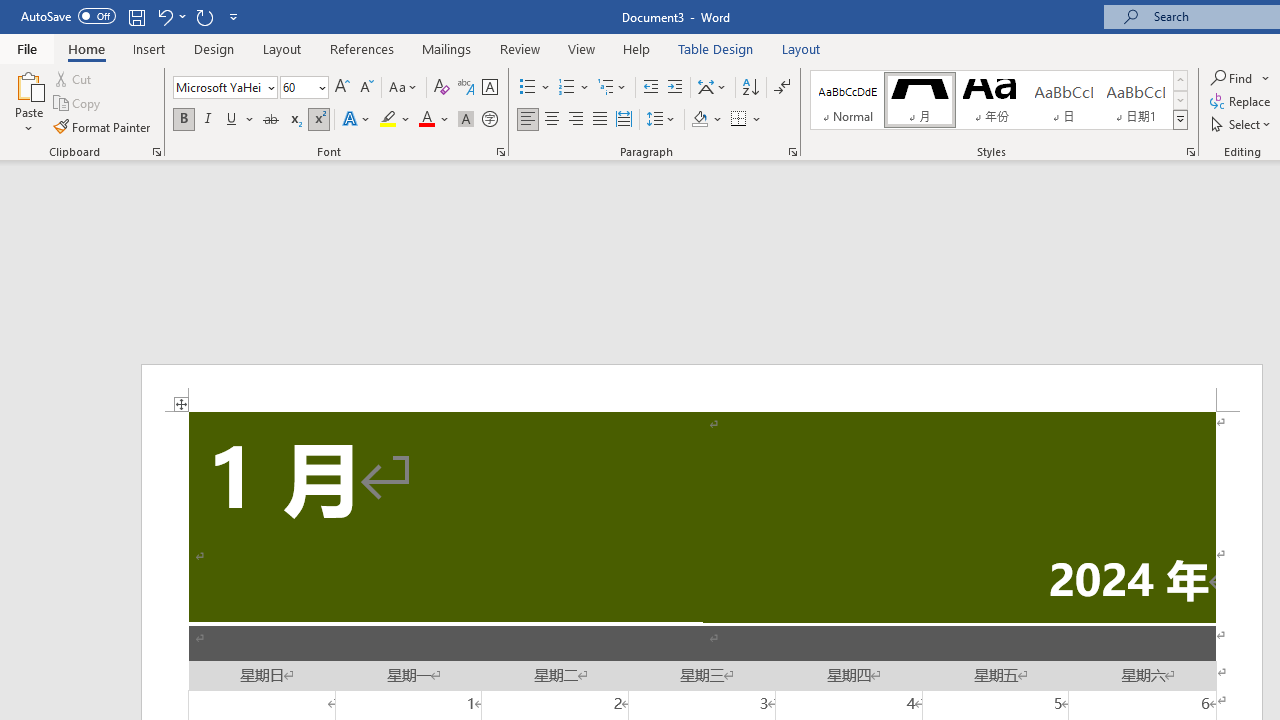 The width and height of the screenshot is (1280, 720). What do you see at coordinates (135, 16) in the screenshot?
I see `'Save'` at bounding box center [135, 16].